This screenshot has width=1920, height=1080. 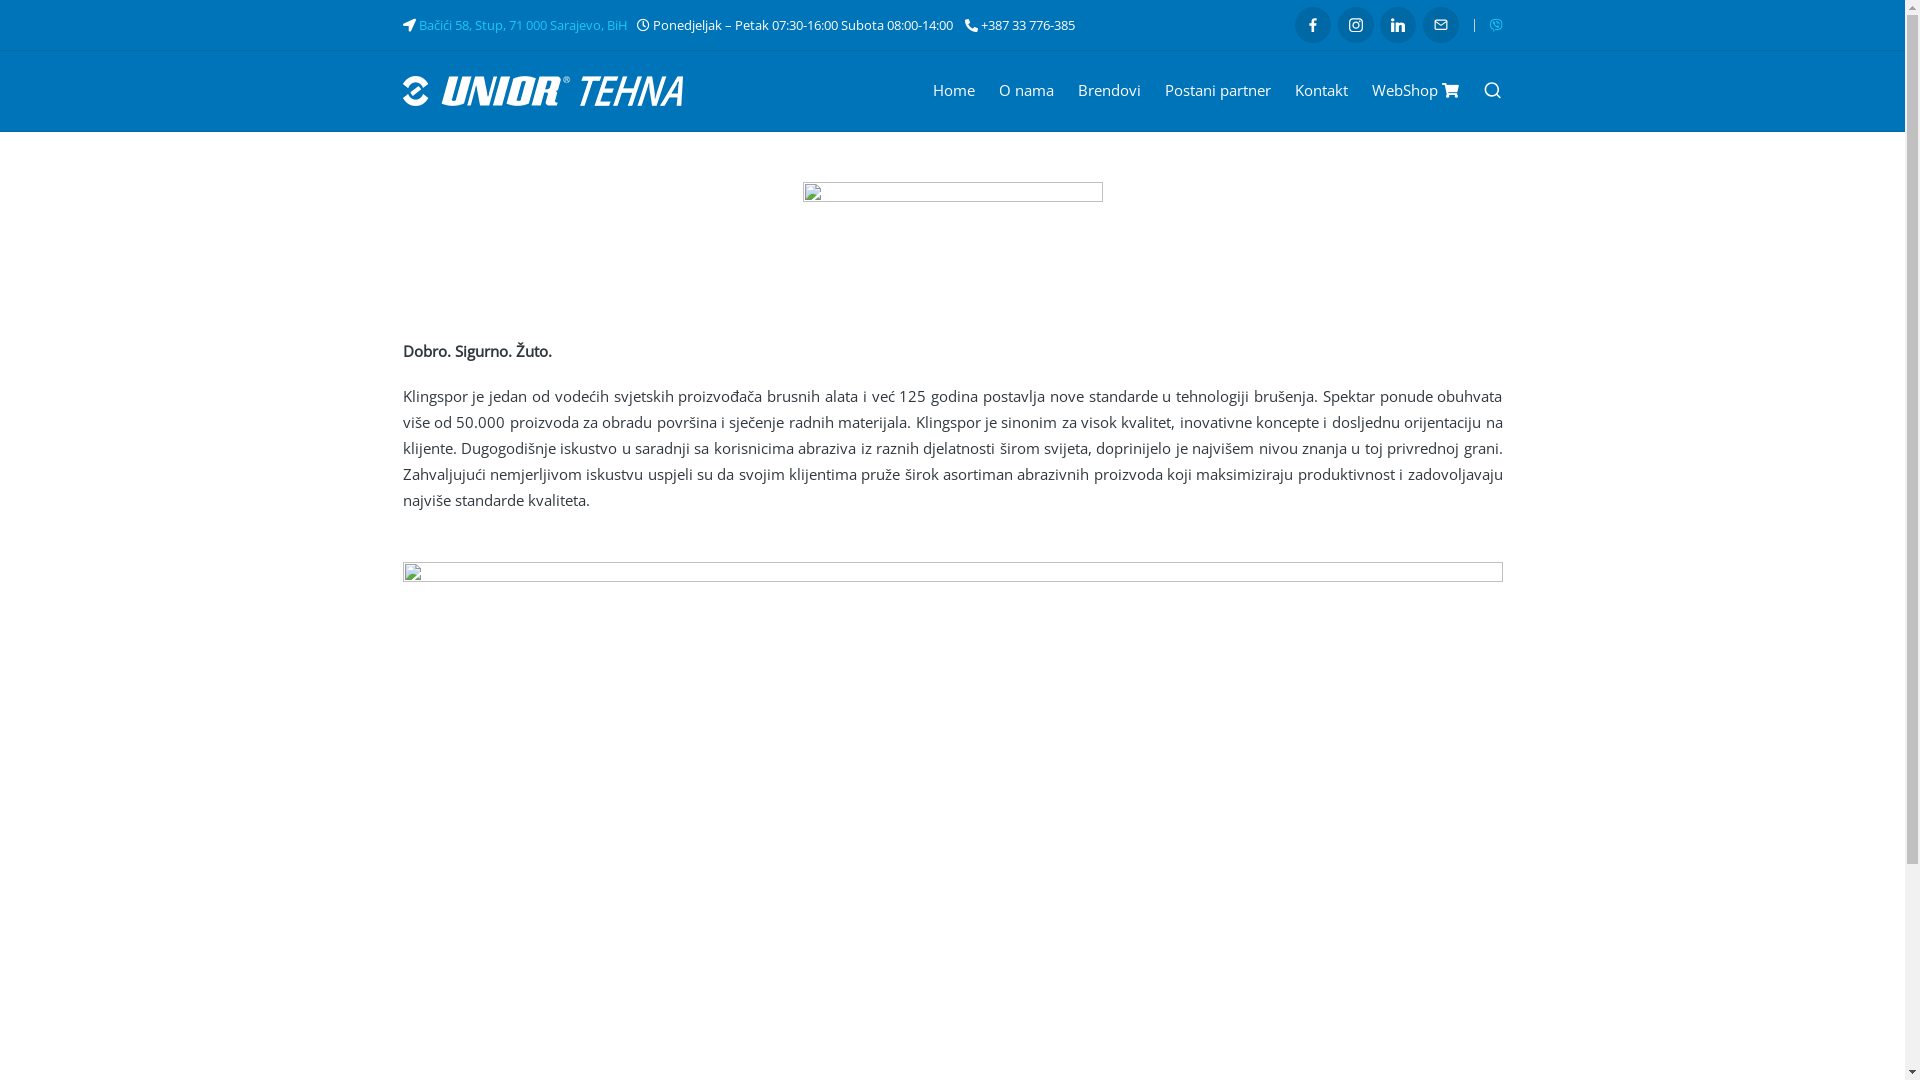 What do you see at coordinates (1414, 91) in the screenshot?
I see `'WebShop'` at bounding box center [1414, 91].